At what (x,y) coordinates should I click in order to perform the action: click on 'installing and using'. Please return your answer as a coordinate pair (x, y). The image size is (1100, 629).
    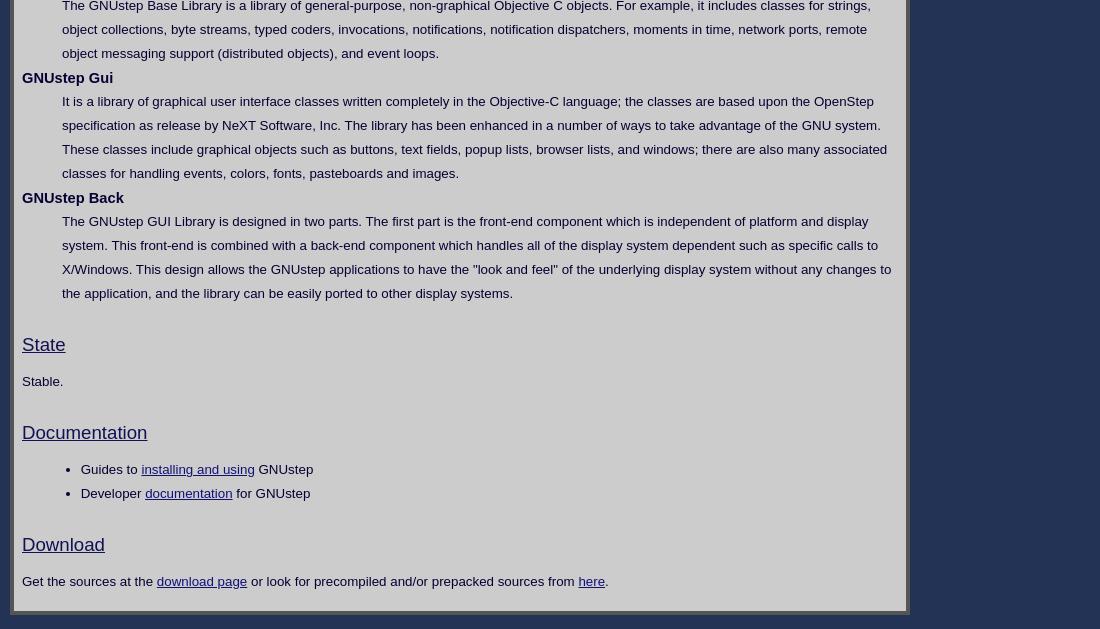
    Looking at the image, I should click on (196, 468).